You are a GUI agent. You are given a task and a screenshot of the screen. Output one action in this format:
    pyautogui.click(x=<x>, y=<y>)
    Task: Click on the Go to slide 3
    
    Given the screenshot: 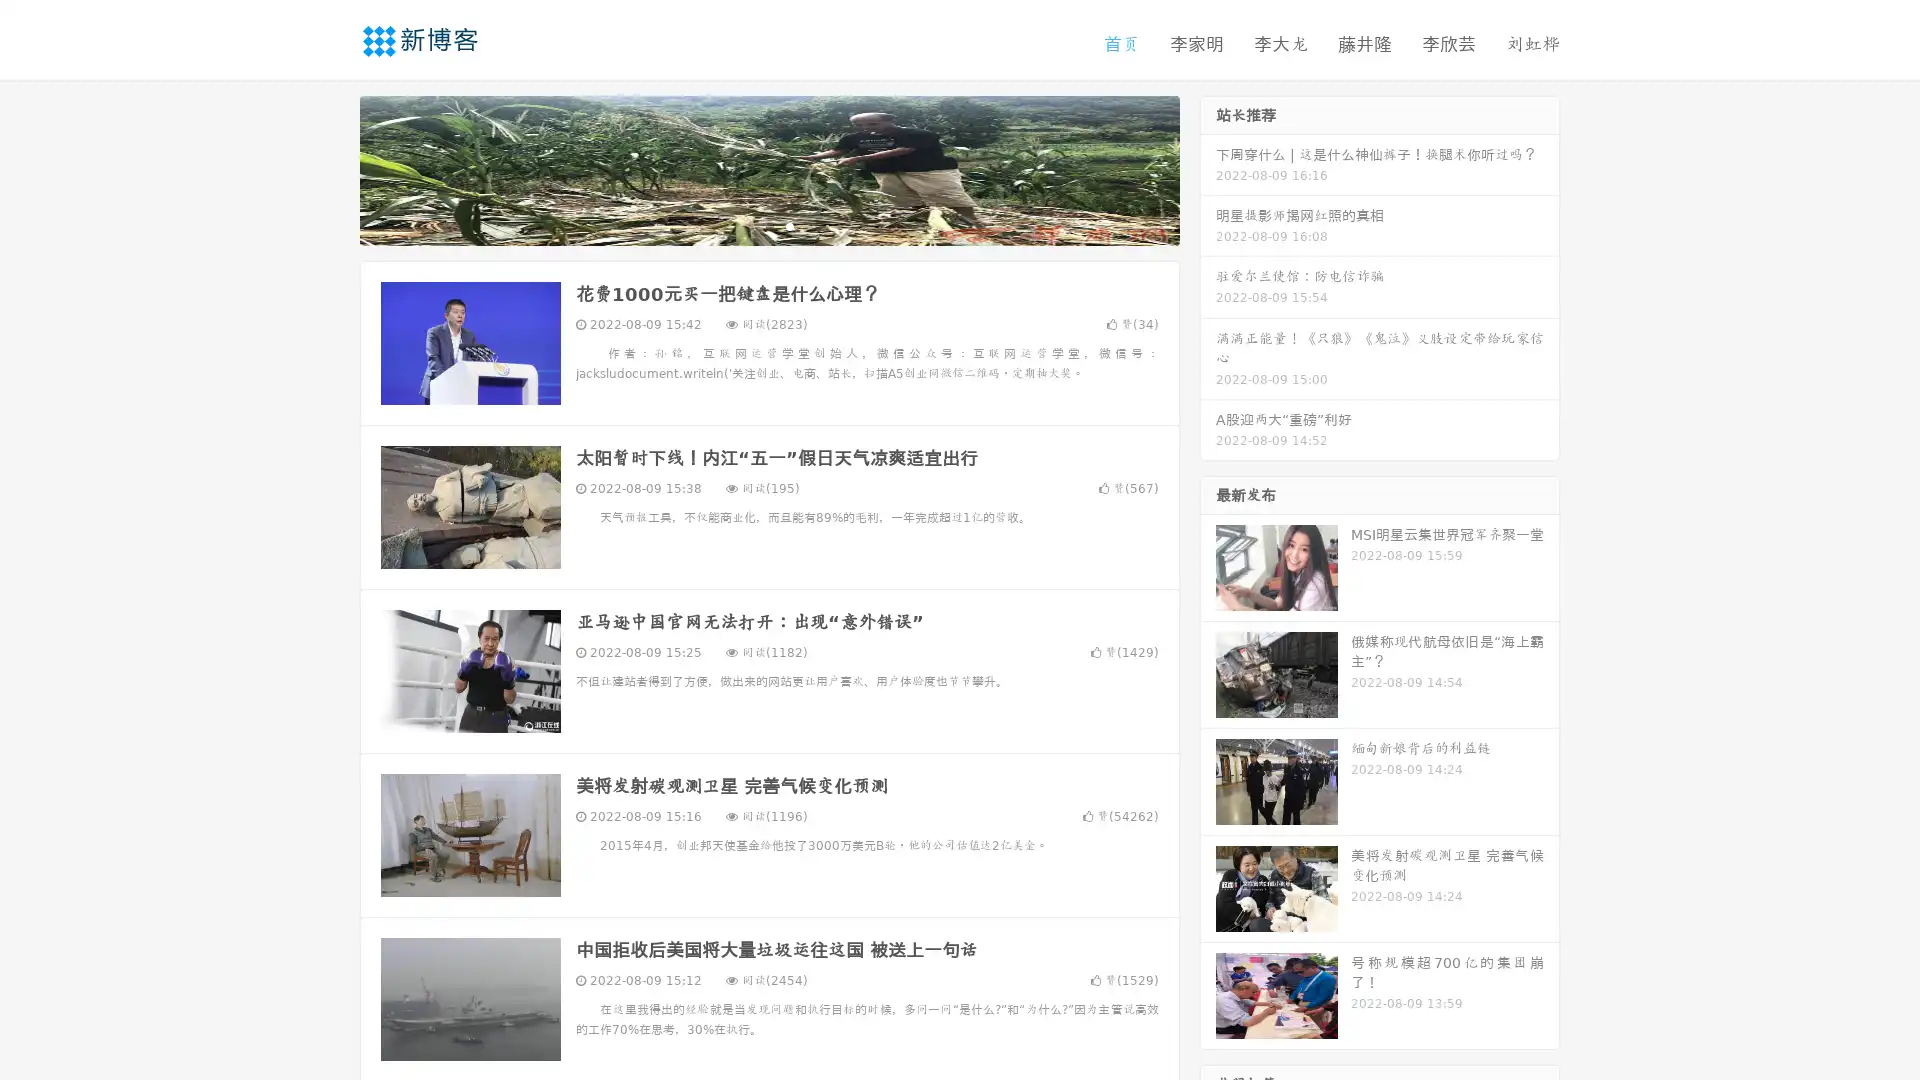 What is the action you would take?
    pyautogui.click(x=789, y=225)
    